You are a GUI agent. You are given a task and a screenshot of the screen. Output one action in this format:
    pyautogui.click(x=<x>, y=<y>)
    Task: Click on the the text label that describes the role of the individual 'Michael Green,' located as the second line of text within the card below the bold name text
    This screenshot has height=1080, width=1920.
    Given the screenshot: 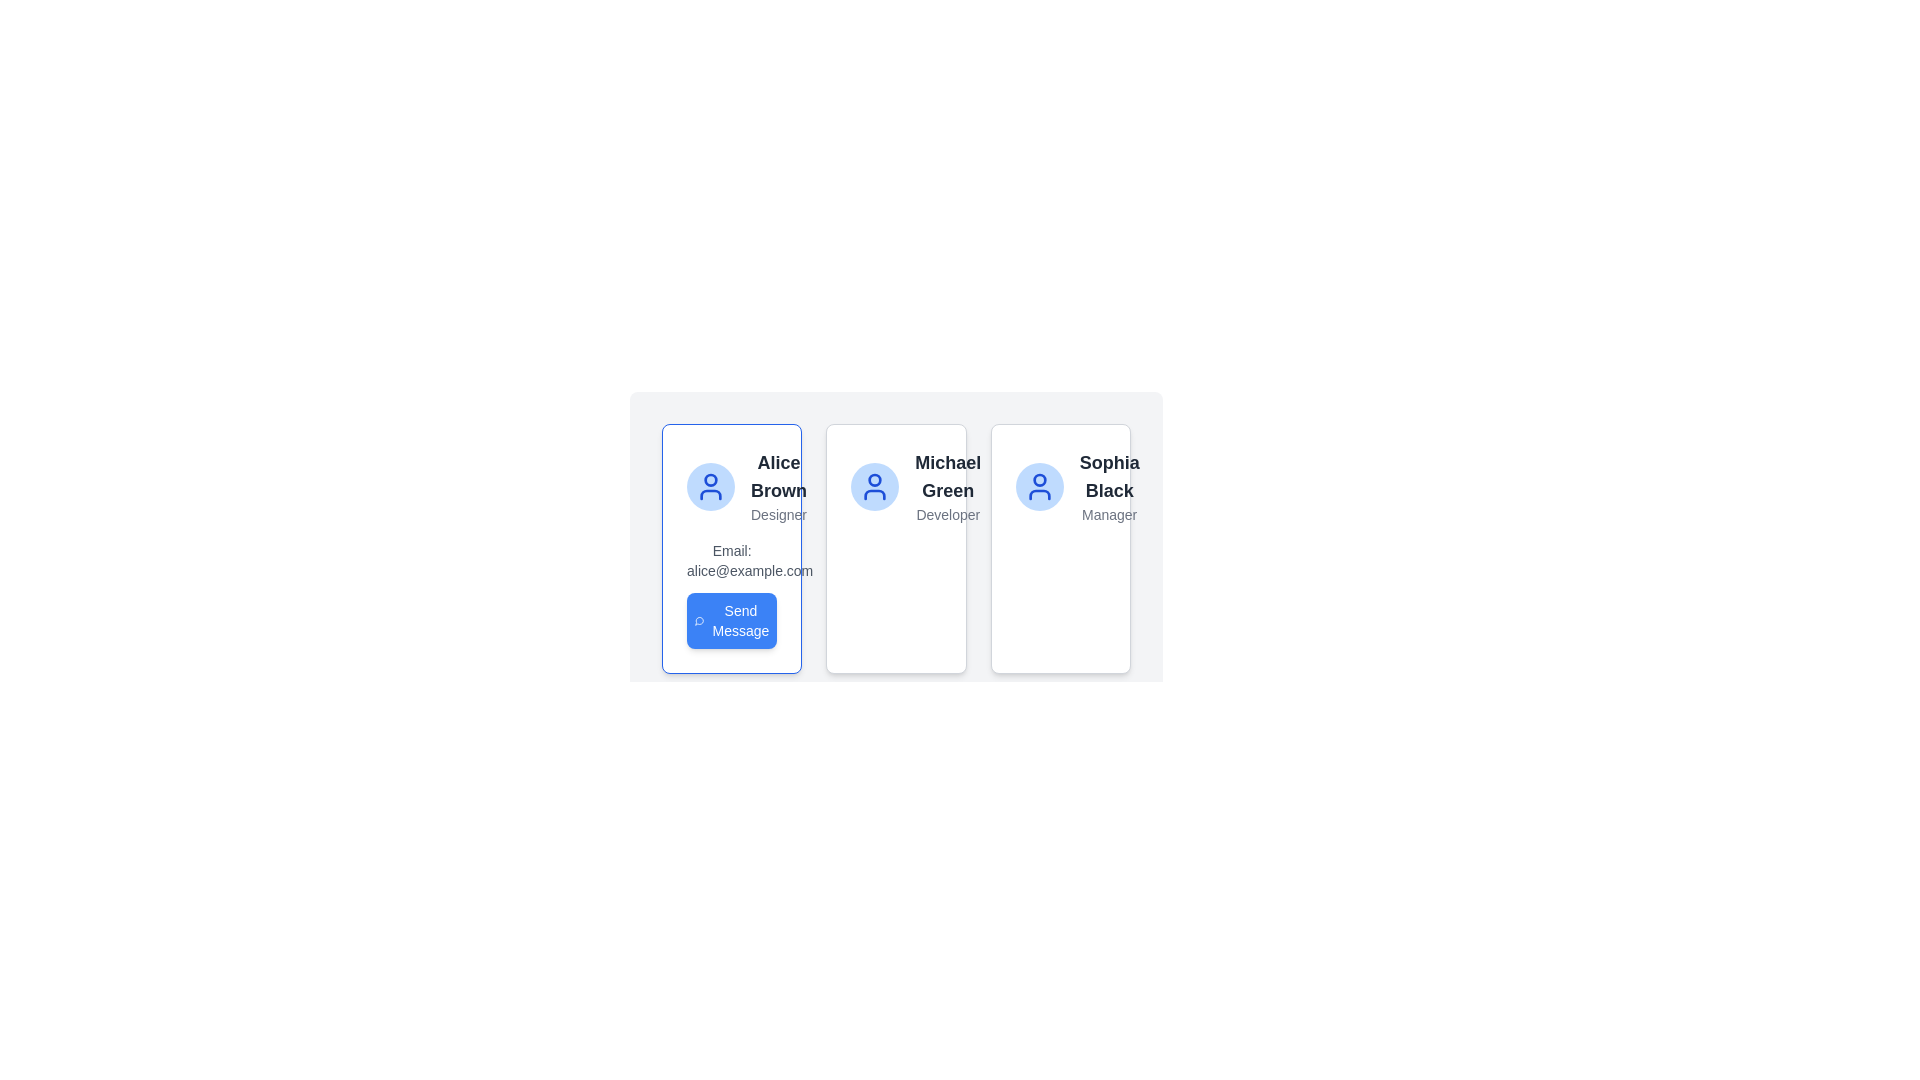 What is the action you would take?
    pyautogui.click(x=947, y=514)
    